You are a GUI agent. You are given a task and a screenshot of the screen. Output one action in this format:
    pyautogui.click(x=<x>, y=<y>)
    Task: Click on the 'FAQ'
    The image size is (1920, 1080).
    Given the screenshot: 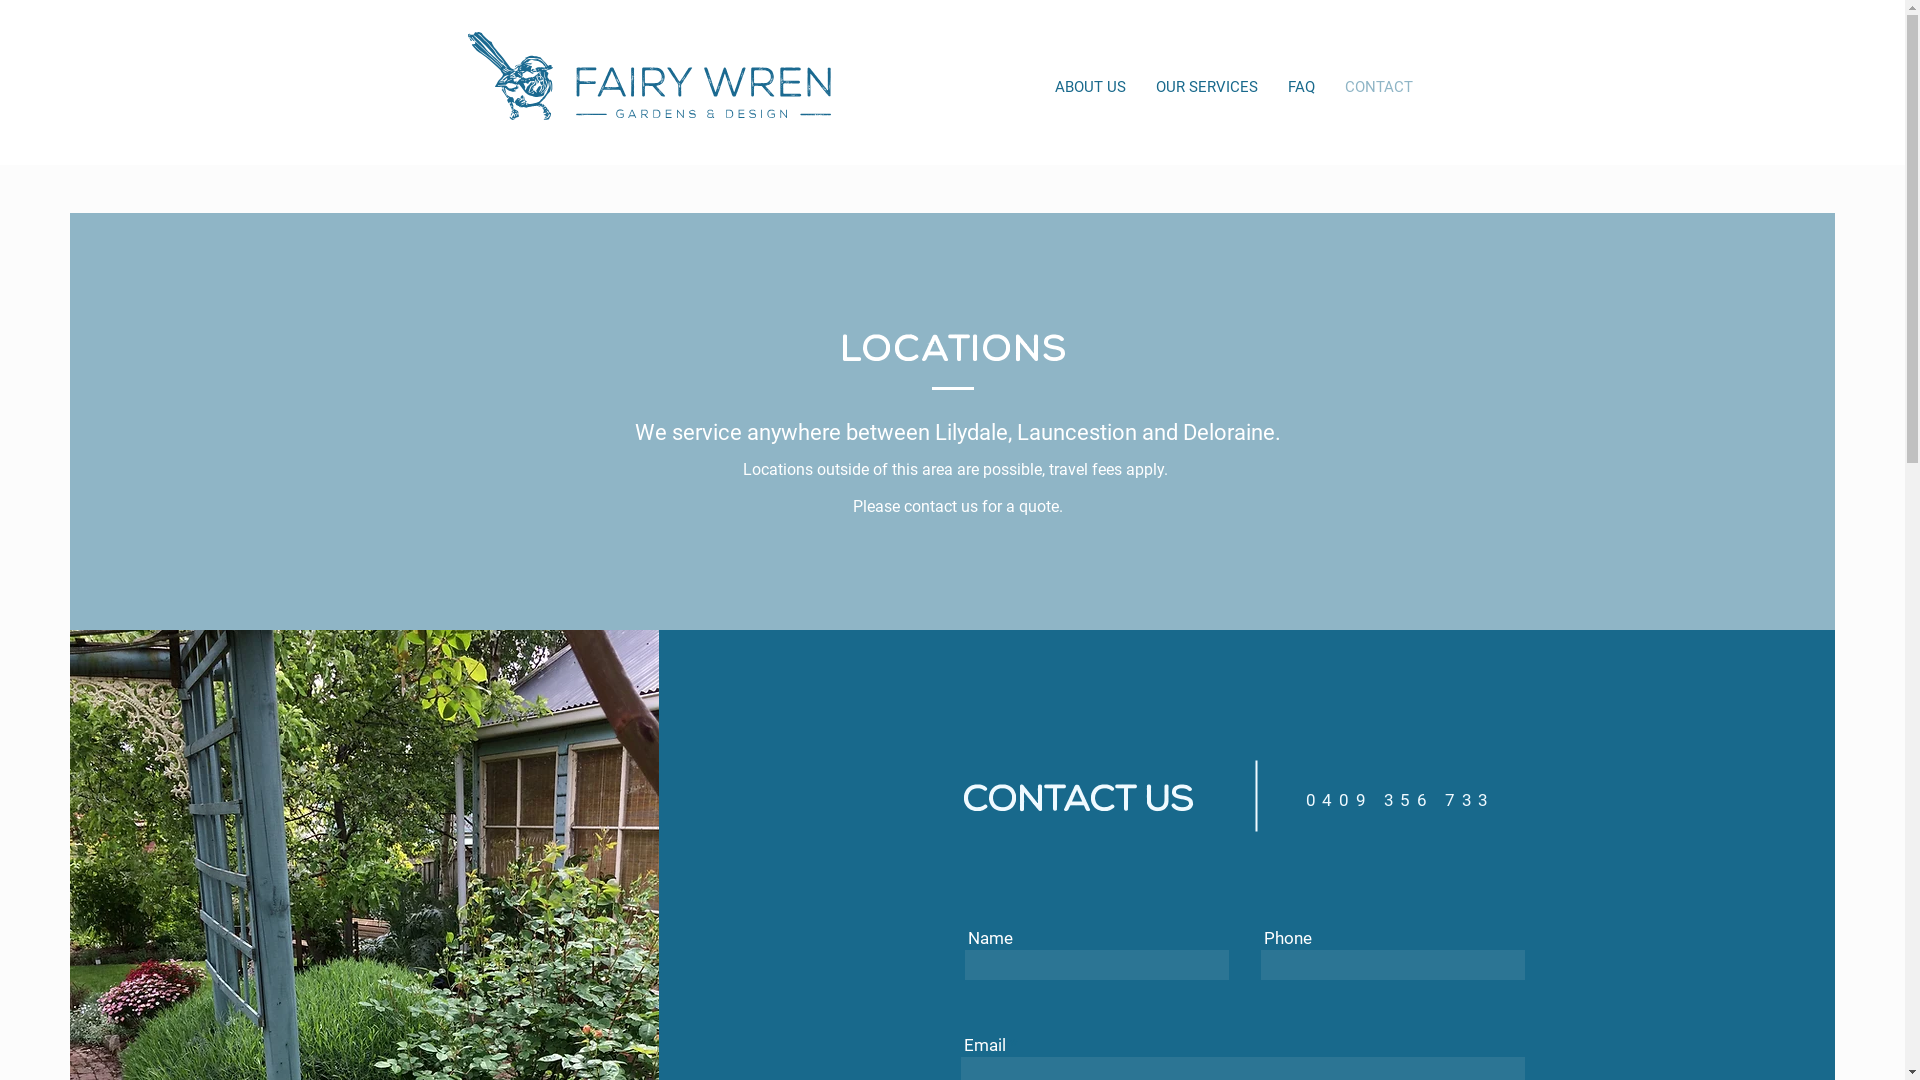 What is the action you would take?
    pyautogui.click(x=1301, y=86)
    